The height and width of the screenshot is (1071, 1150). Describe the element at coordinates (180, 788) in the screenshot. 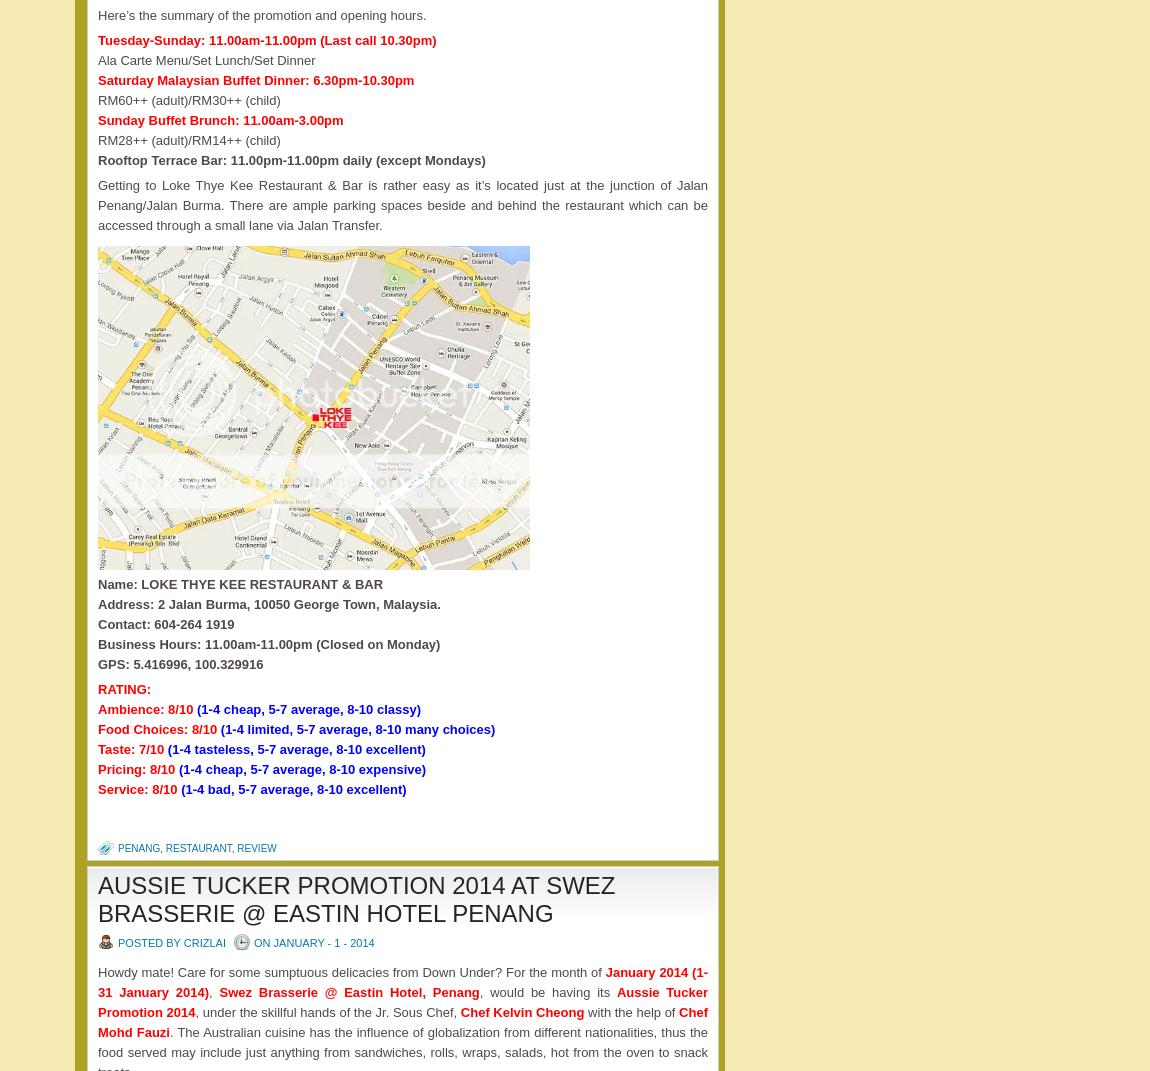

I see `'(1-4 bad, 5-7 average, 8-10 excellent)'` at that location.